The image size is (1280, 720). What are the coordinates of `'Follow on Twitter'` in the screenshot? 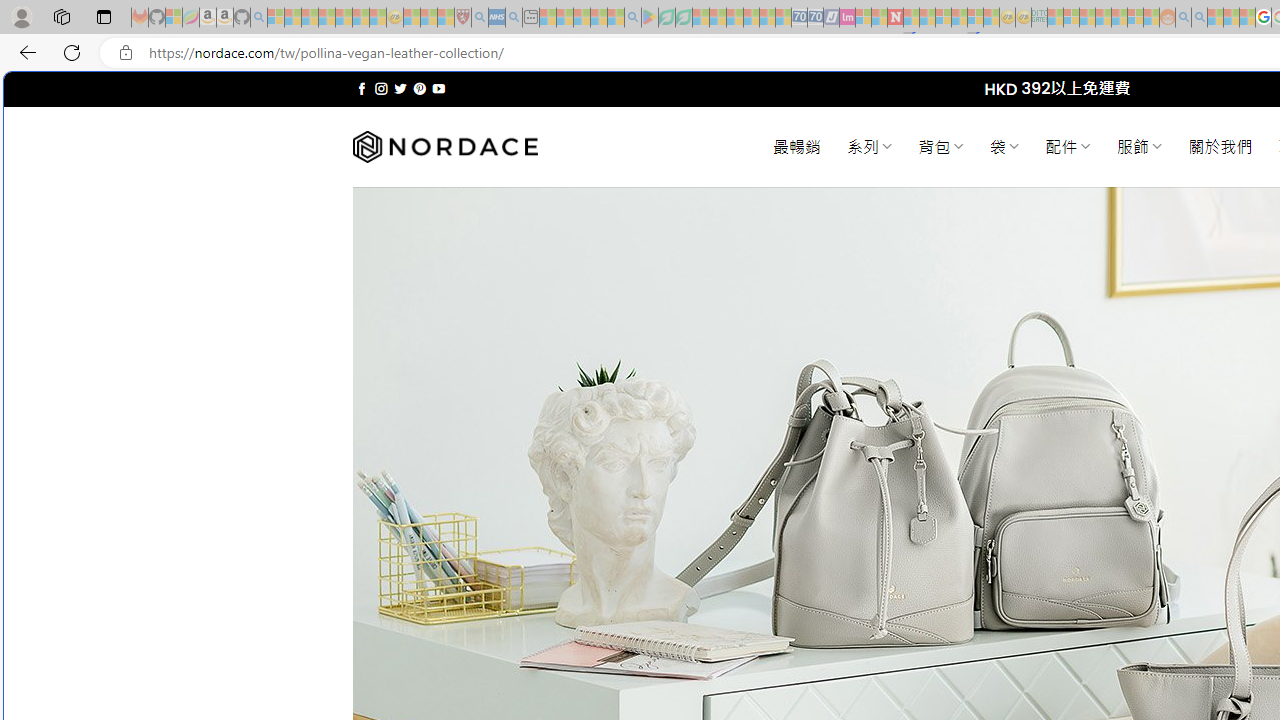 It's located at (400, 88).